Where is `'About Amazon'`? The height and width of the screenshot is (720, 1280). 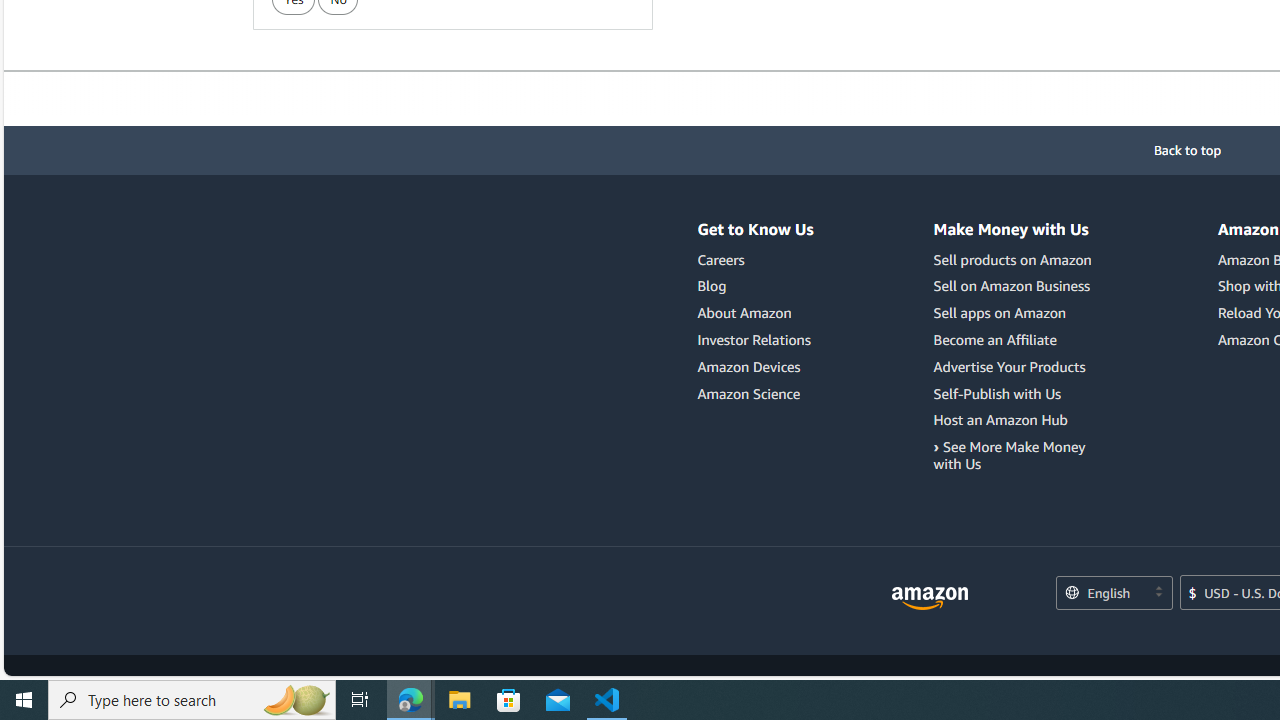
'About Amazon' is located at coordinates (754, 313).